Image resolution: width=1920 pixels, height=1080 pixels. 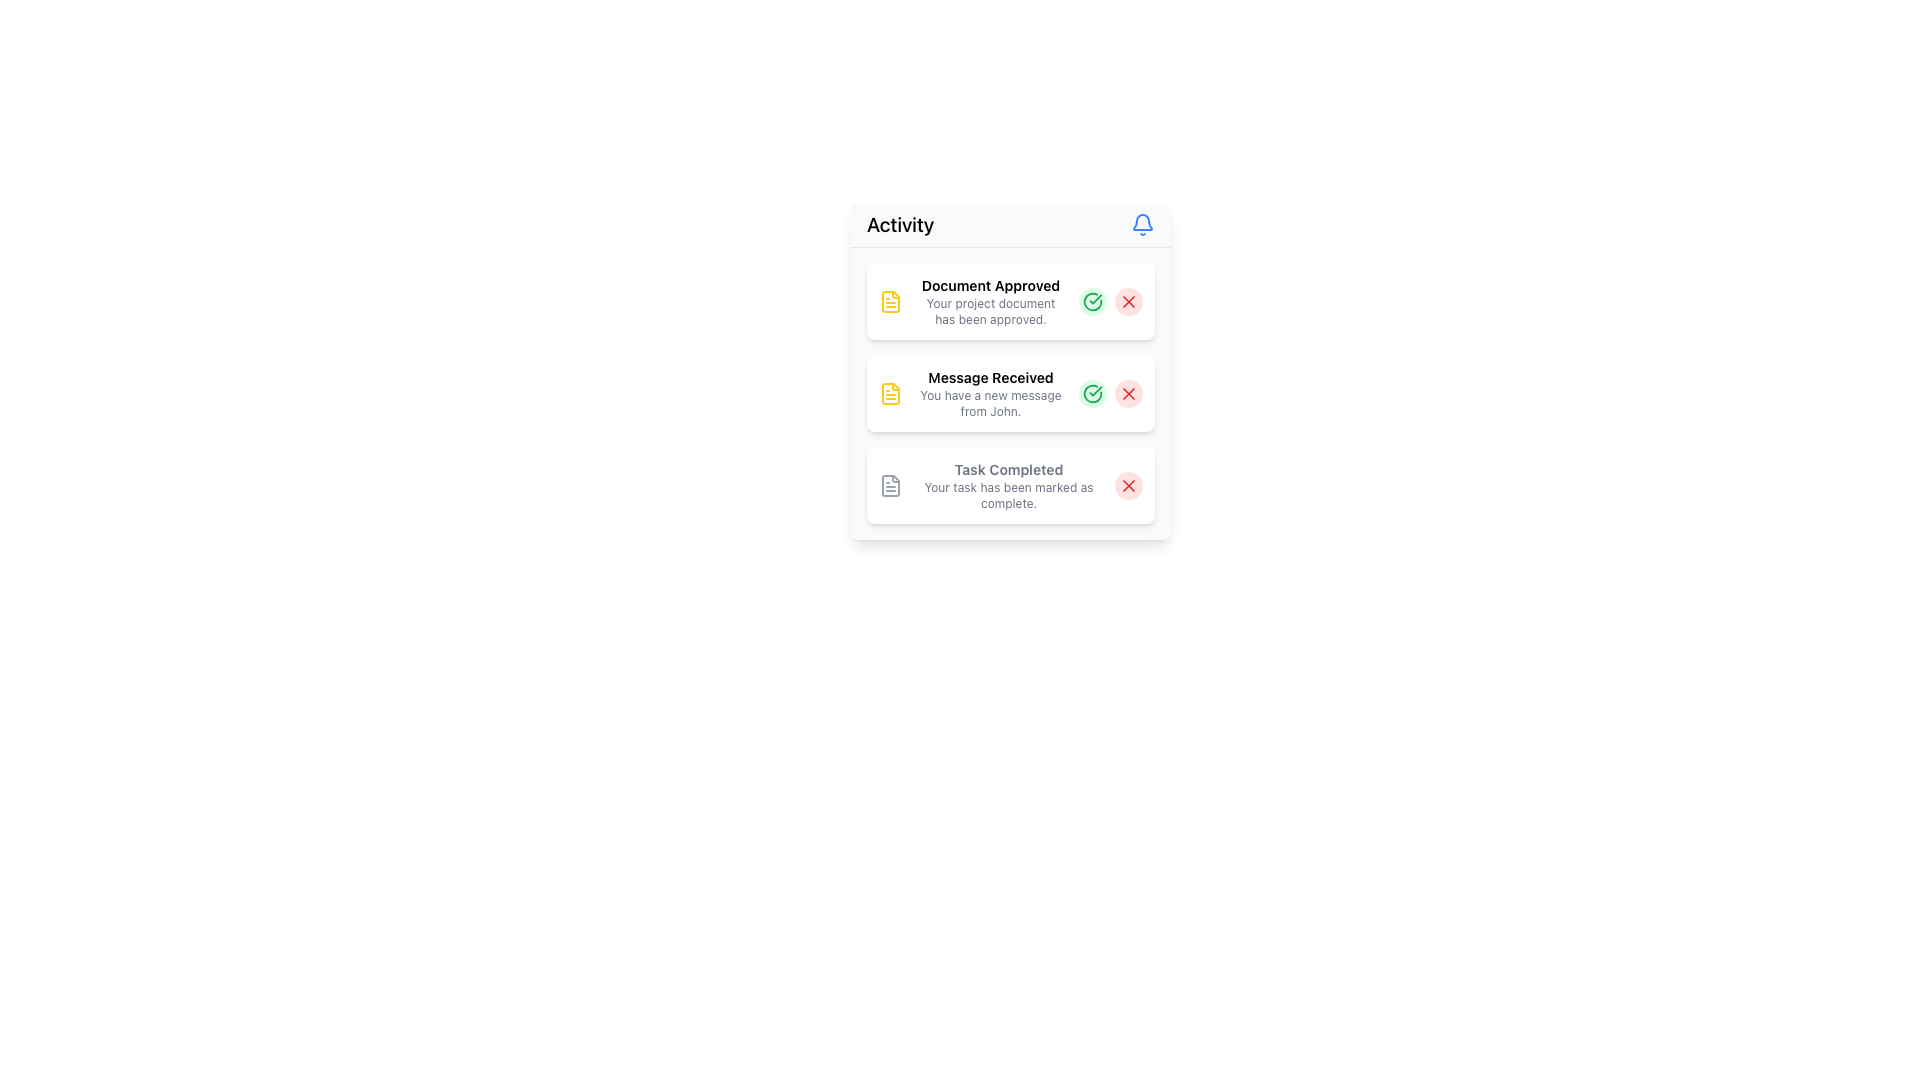 What do you see at coordinates (1142, 222) in the screenshot?
I see `the bell-shaped SVG icon with a blue outline located in the top-right corner of the activity overlay interface` at bounding box center [1142, 222].